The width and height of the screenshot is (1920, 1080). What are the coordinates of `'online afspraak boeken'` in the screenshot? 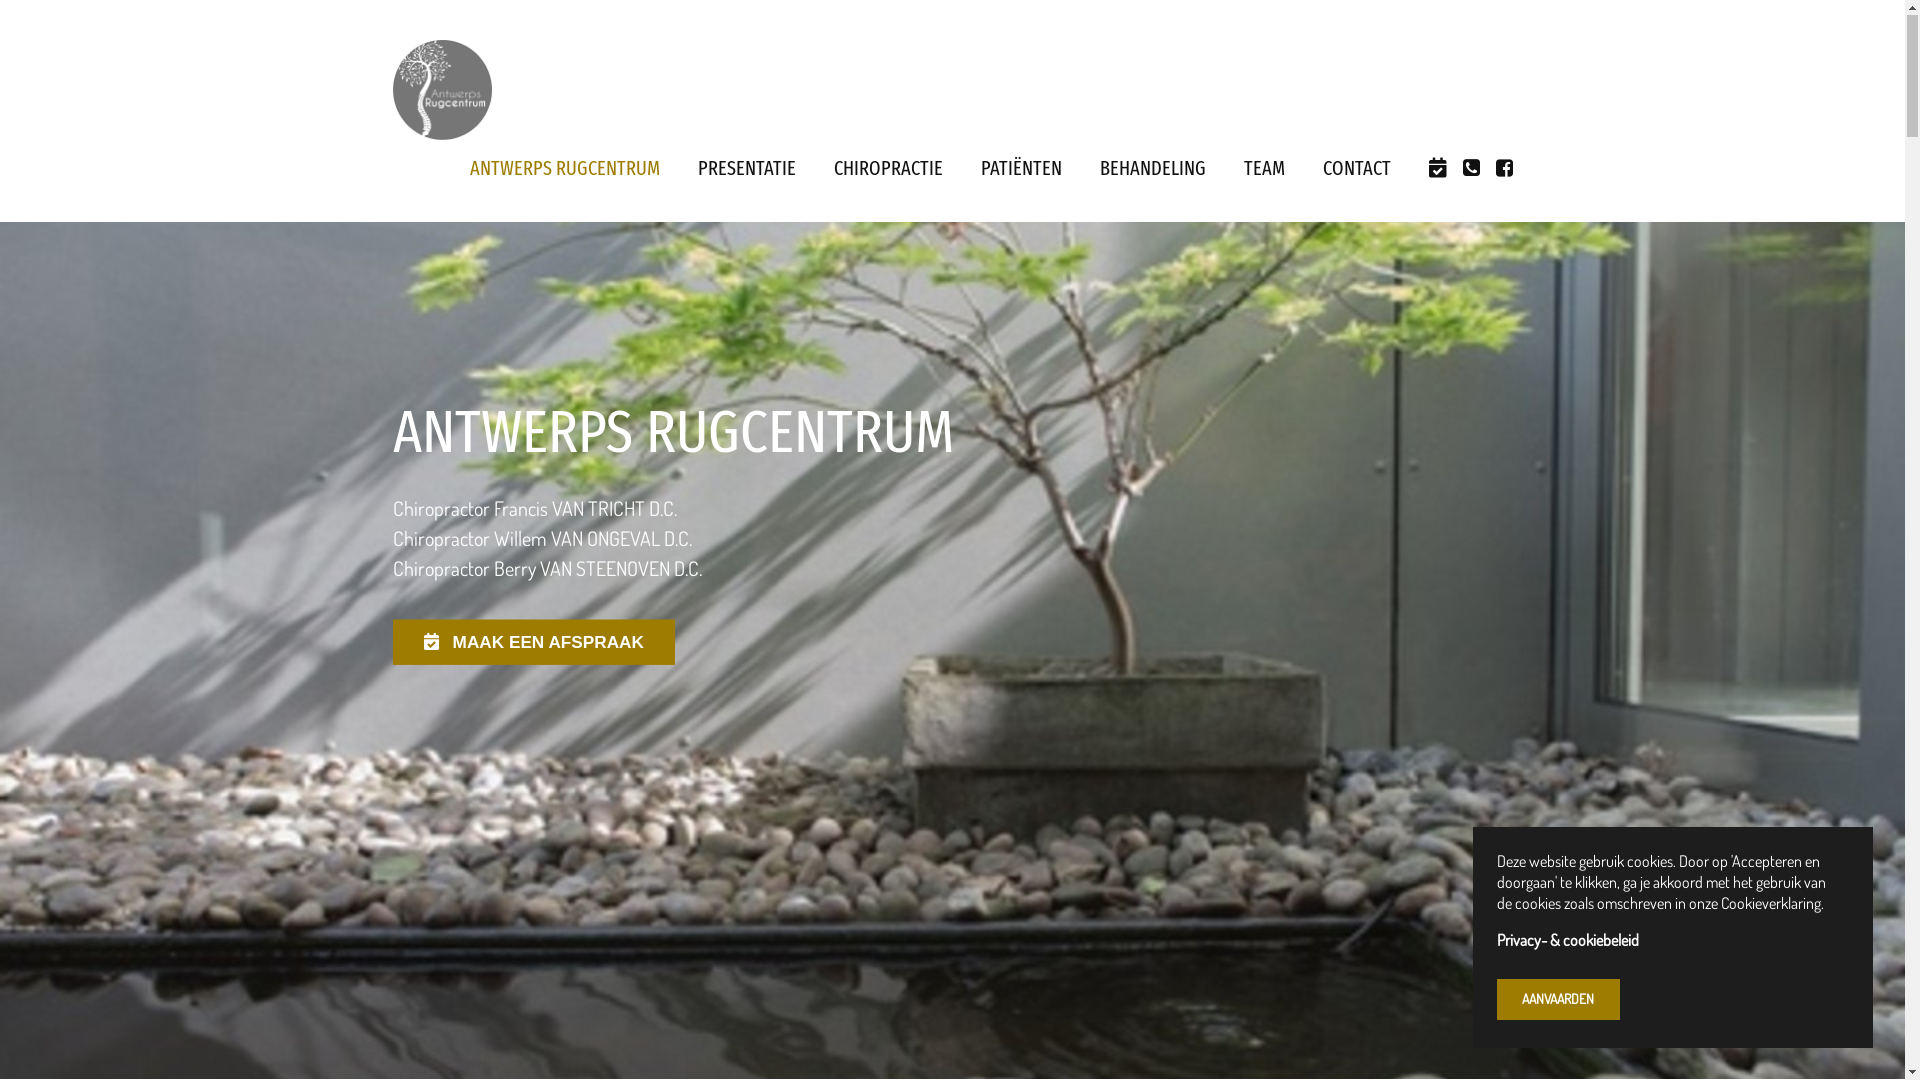 It's located at (1435, 168).